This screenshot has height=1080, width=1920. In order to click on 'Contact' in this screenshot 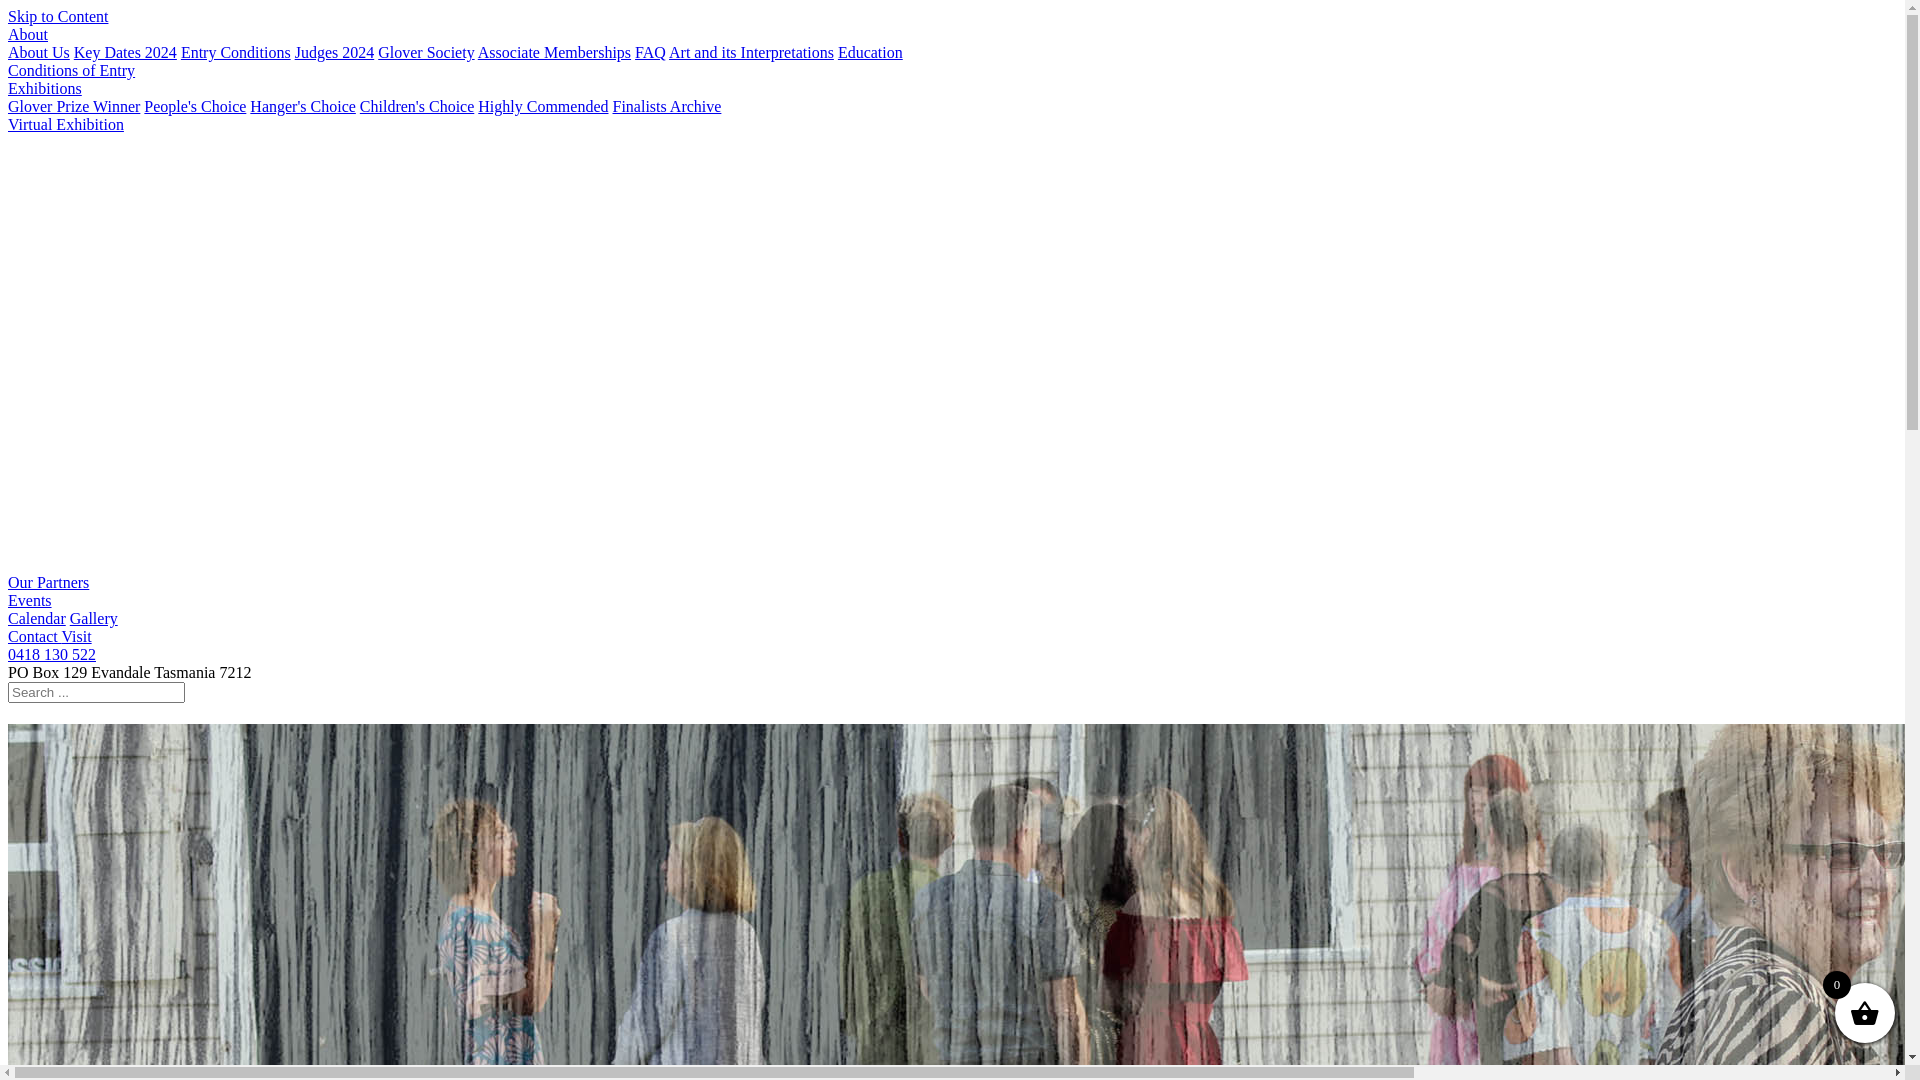, I will do `click(34, 636)`.